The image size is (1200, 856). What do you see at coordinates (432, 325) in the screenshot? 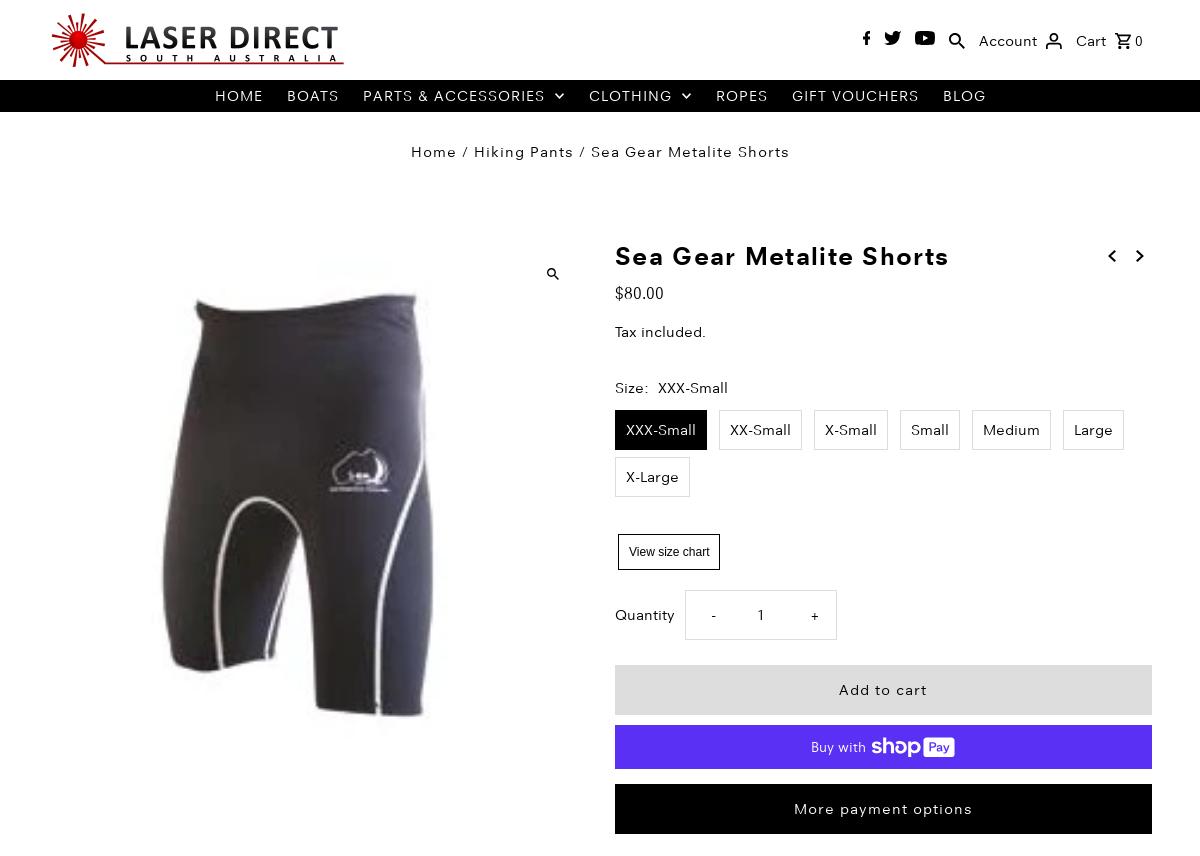
I see `'Mainsheet System'` at bounding box center [432, 325].